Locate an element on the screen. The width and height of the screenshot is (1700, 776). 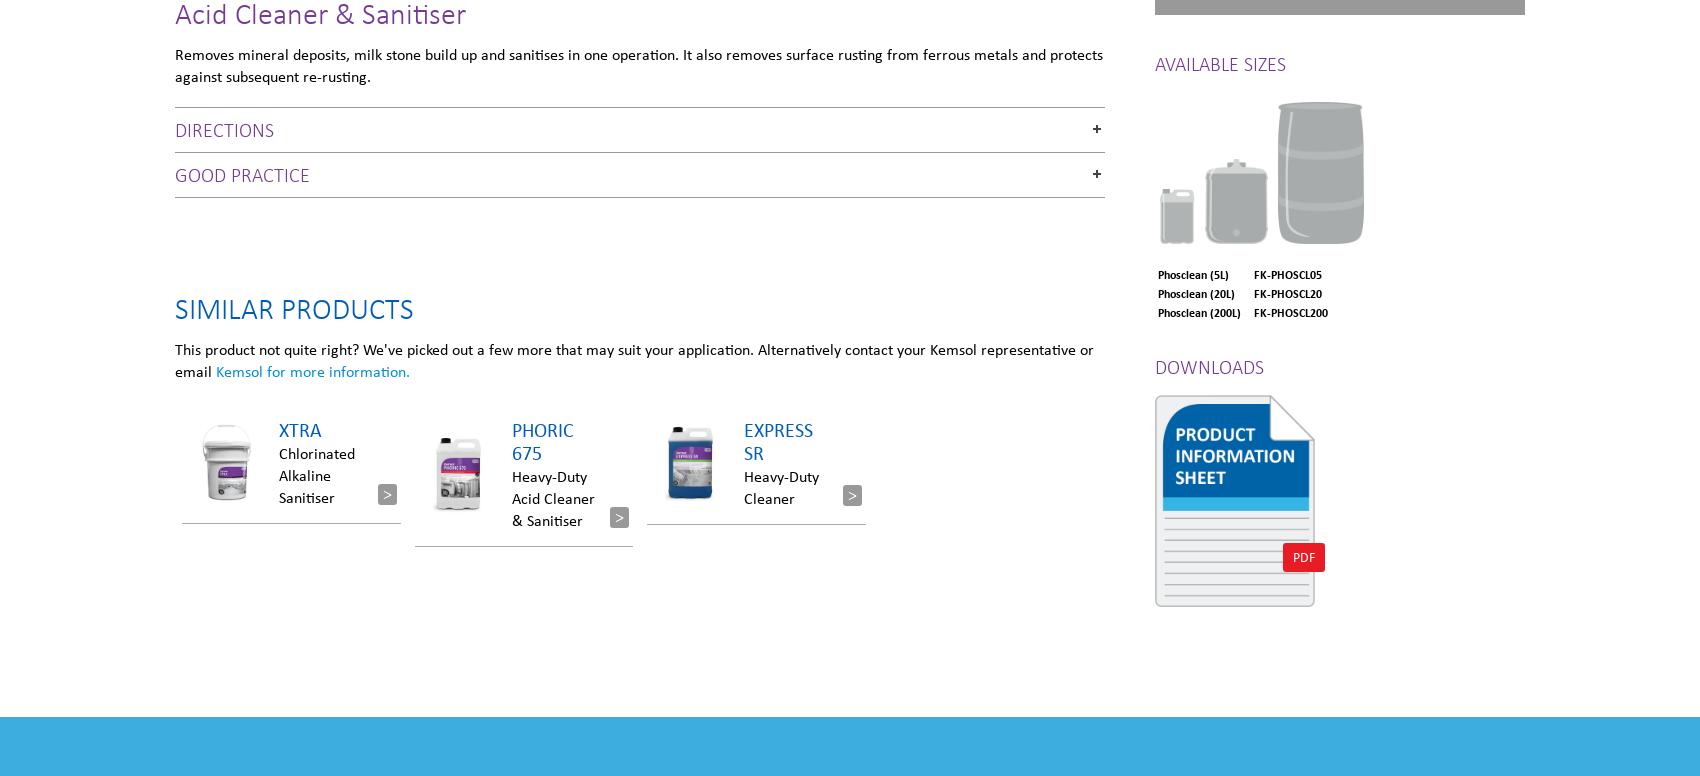
'Good Practice' is located at coordinates (242, 172).